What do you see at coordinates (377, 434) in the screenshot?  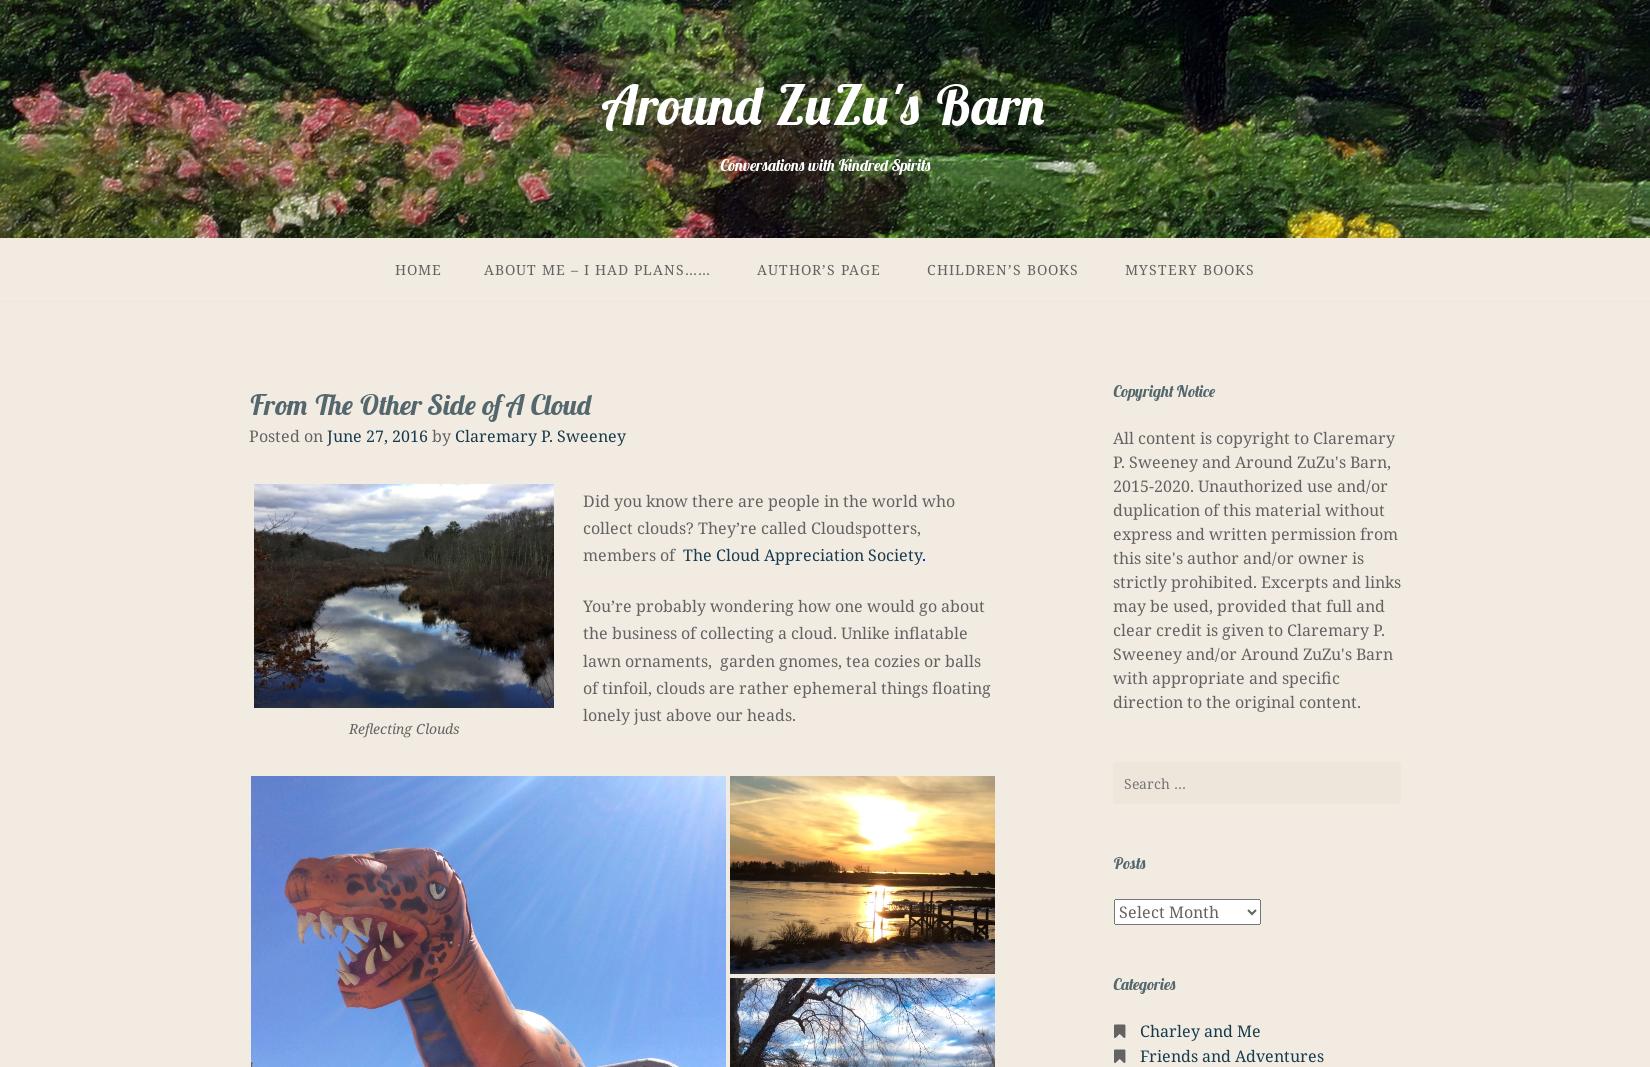 I see `'June 27, 2016'` at bounding box center [377, 434].